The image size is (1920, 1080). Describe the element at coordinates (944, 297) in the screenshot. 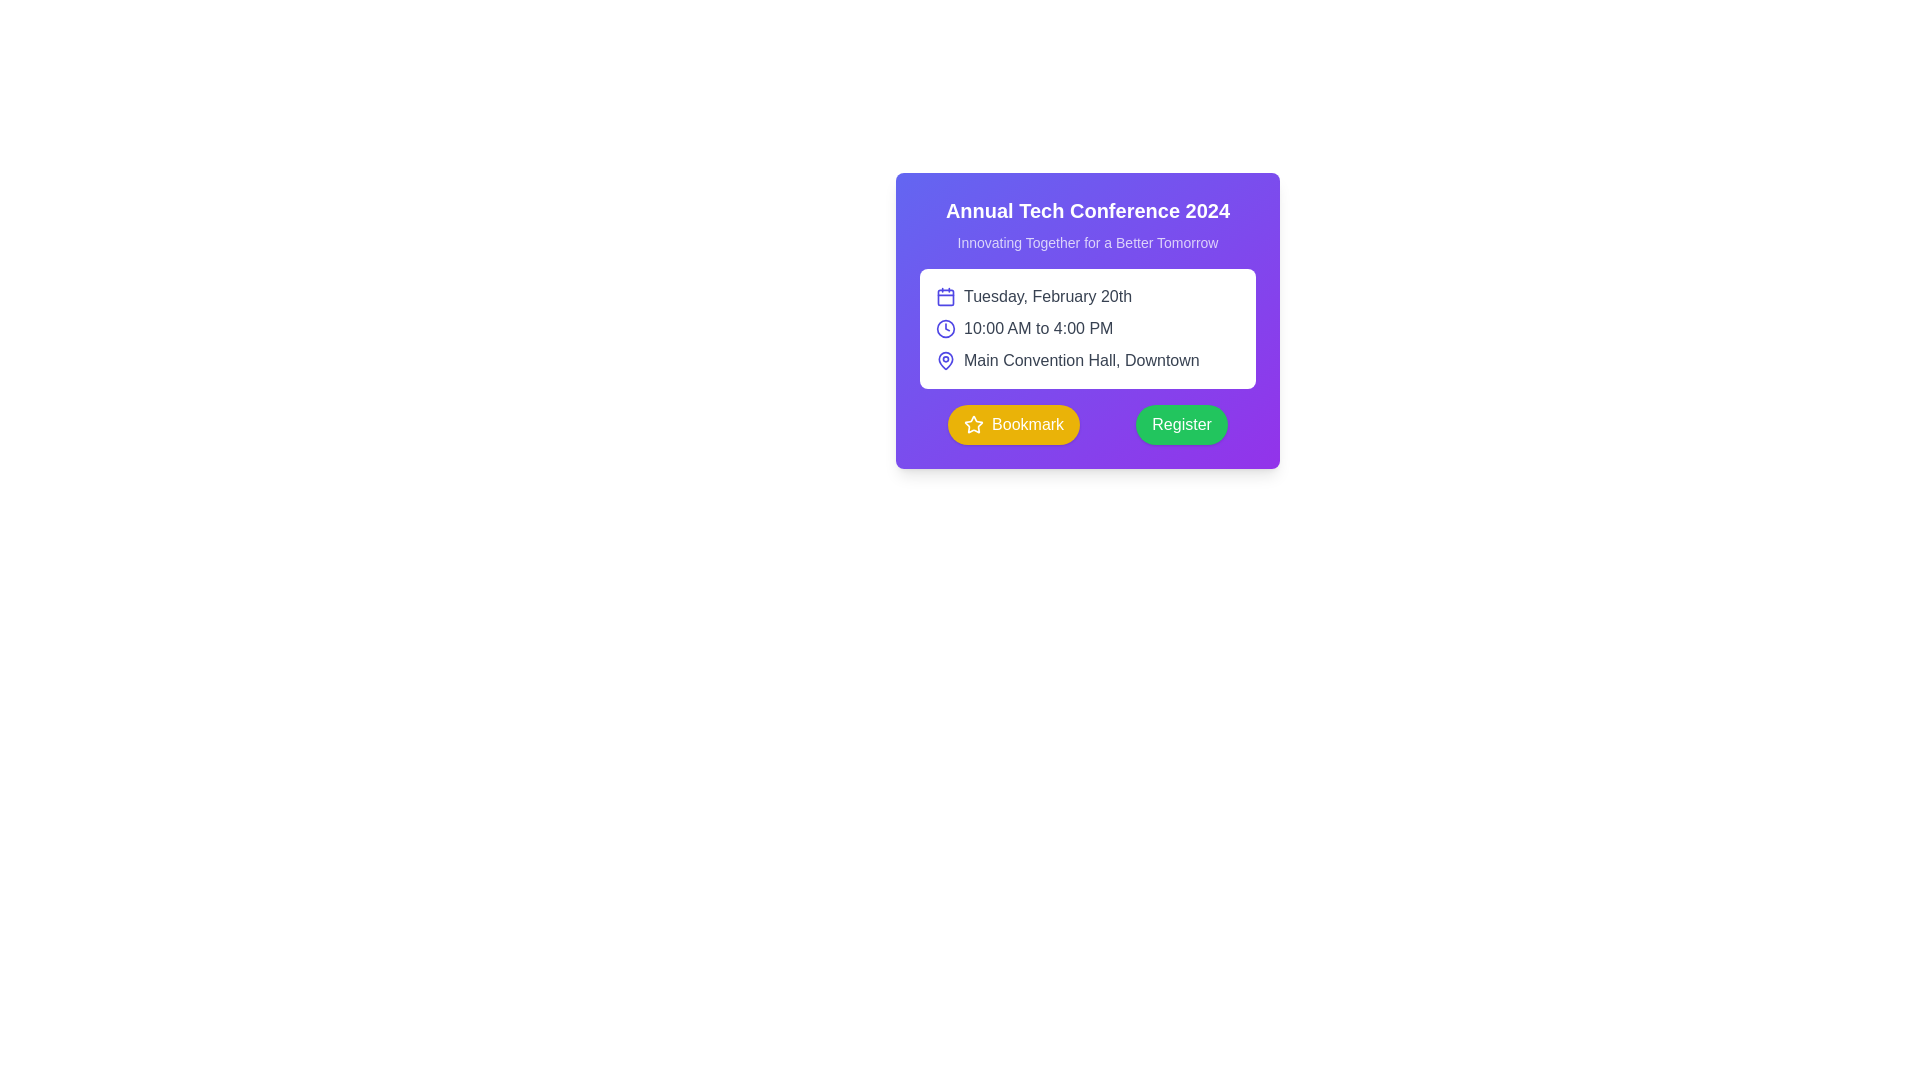

I see `the graphical component of the SVG calendar icon located in the top-left section of the details card, adjacent to the text 'Tuesday, February 20th.'` at that location.